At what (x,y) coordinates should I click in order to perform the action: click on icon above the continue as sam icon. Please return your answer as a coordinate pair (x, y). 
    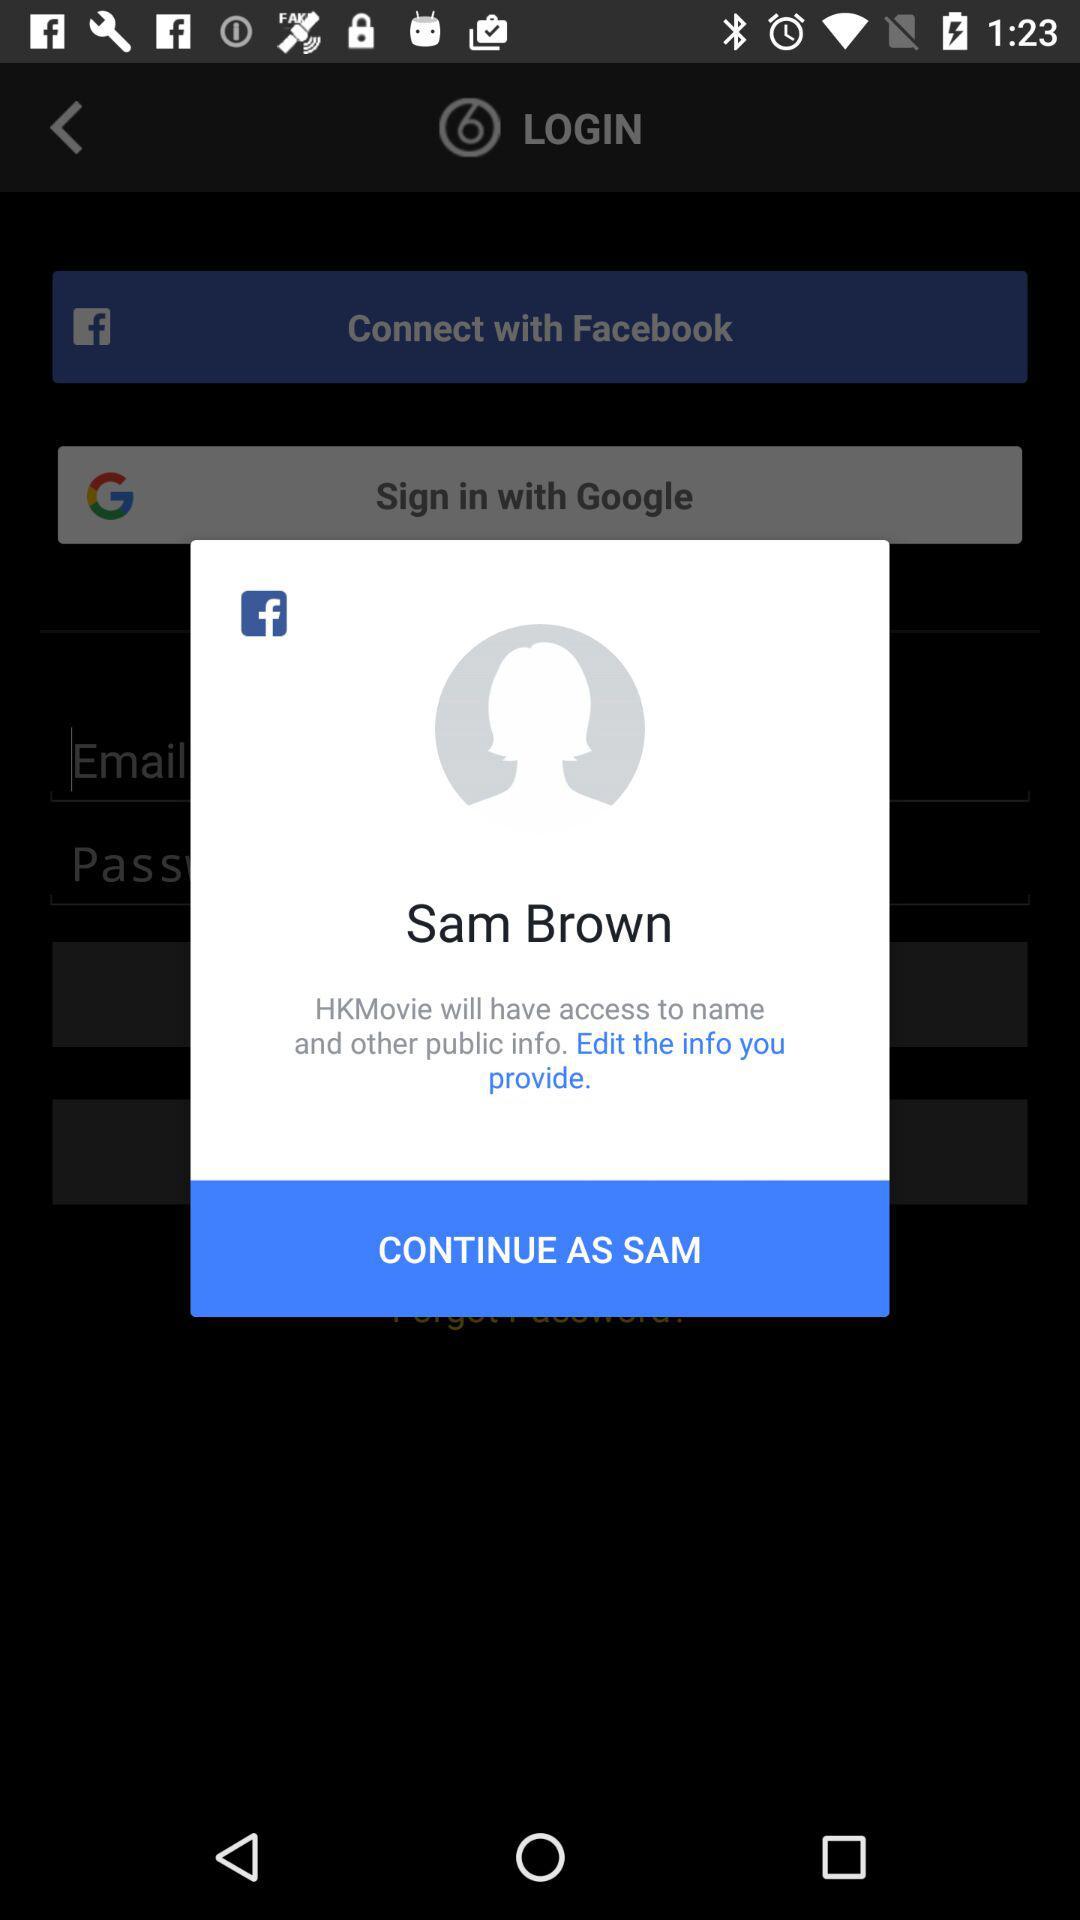
    Looking at the image, I should click on (540, 1041).